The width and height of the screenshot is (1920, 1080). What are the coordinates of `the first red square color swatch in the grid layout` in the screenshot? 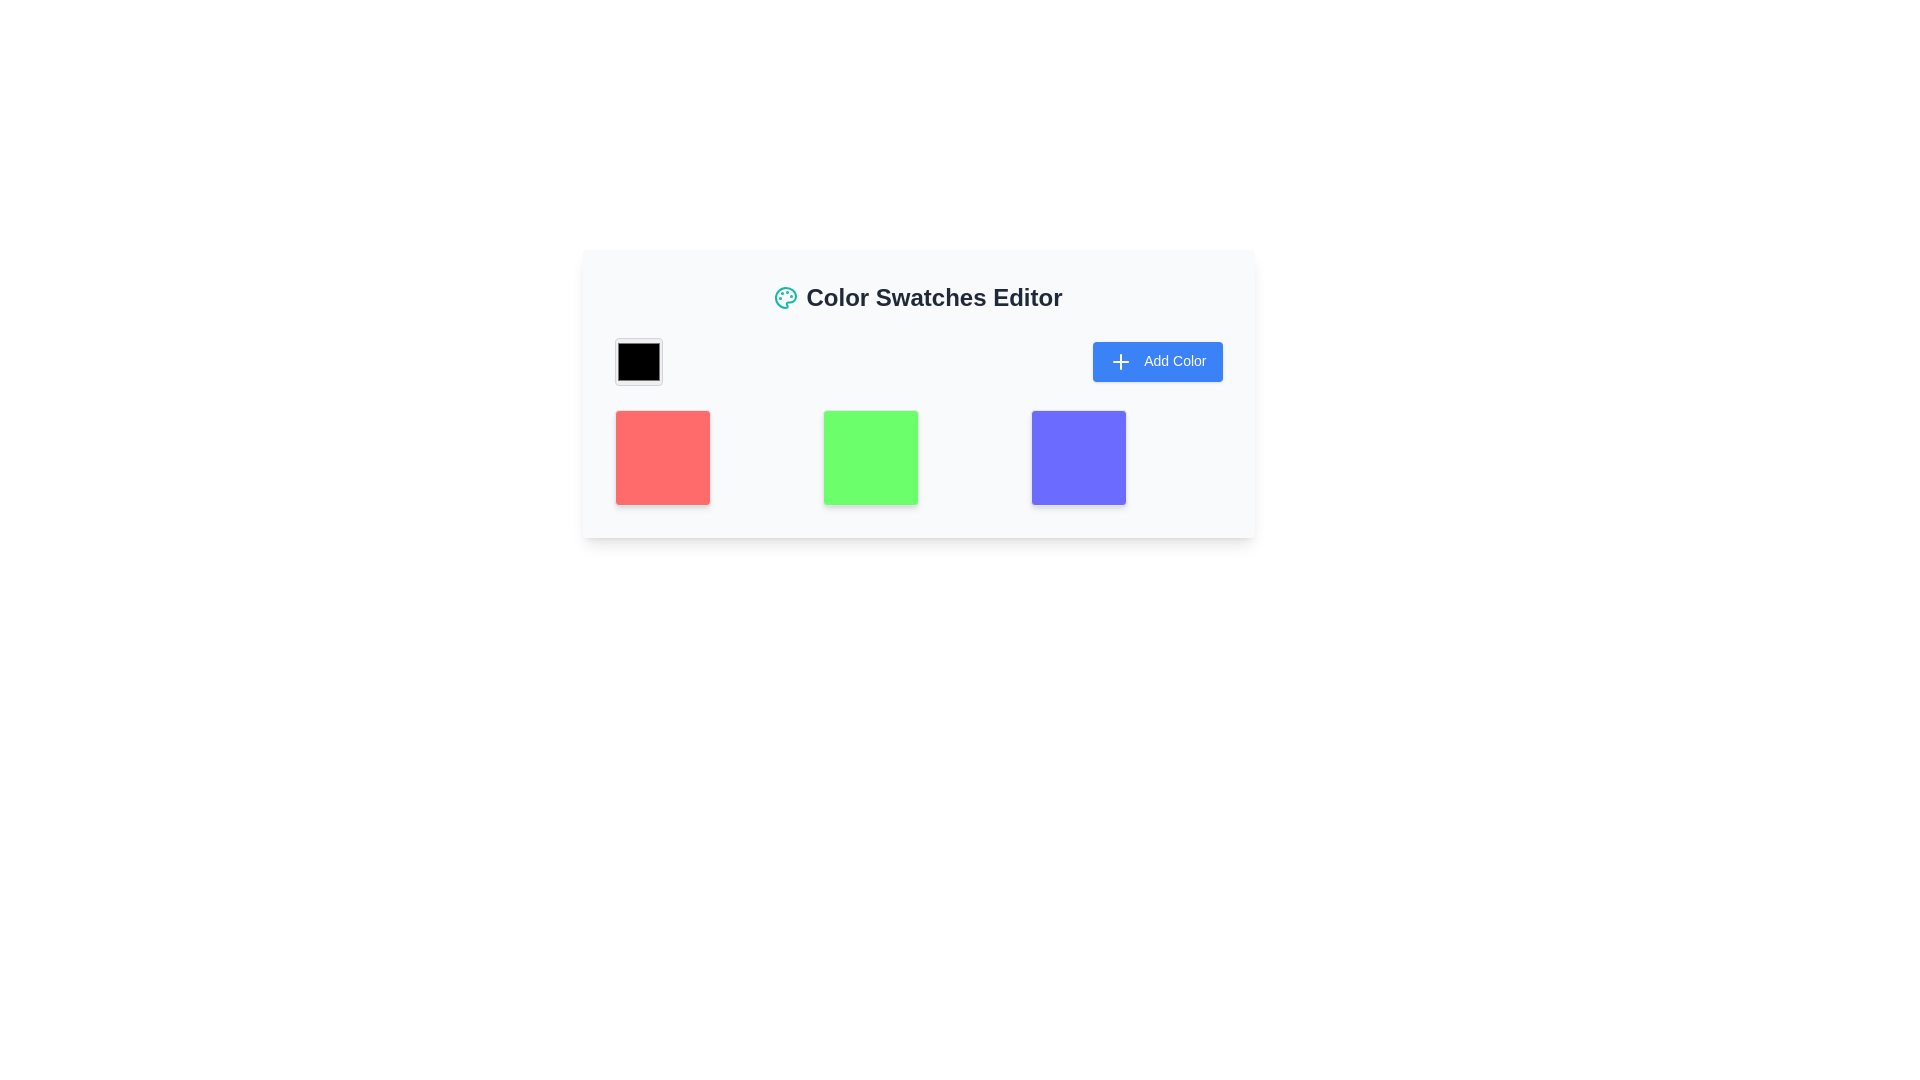 It's located at (710, 458).